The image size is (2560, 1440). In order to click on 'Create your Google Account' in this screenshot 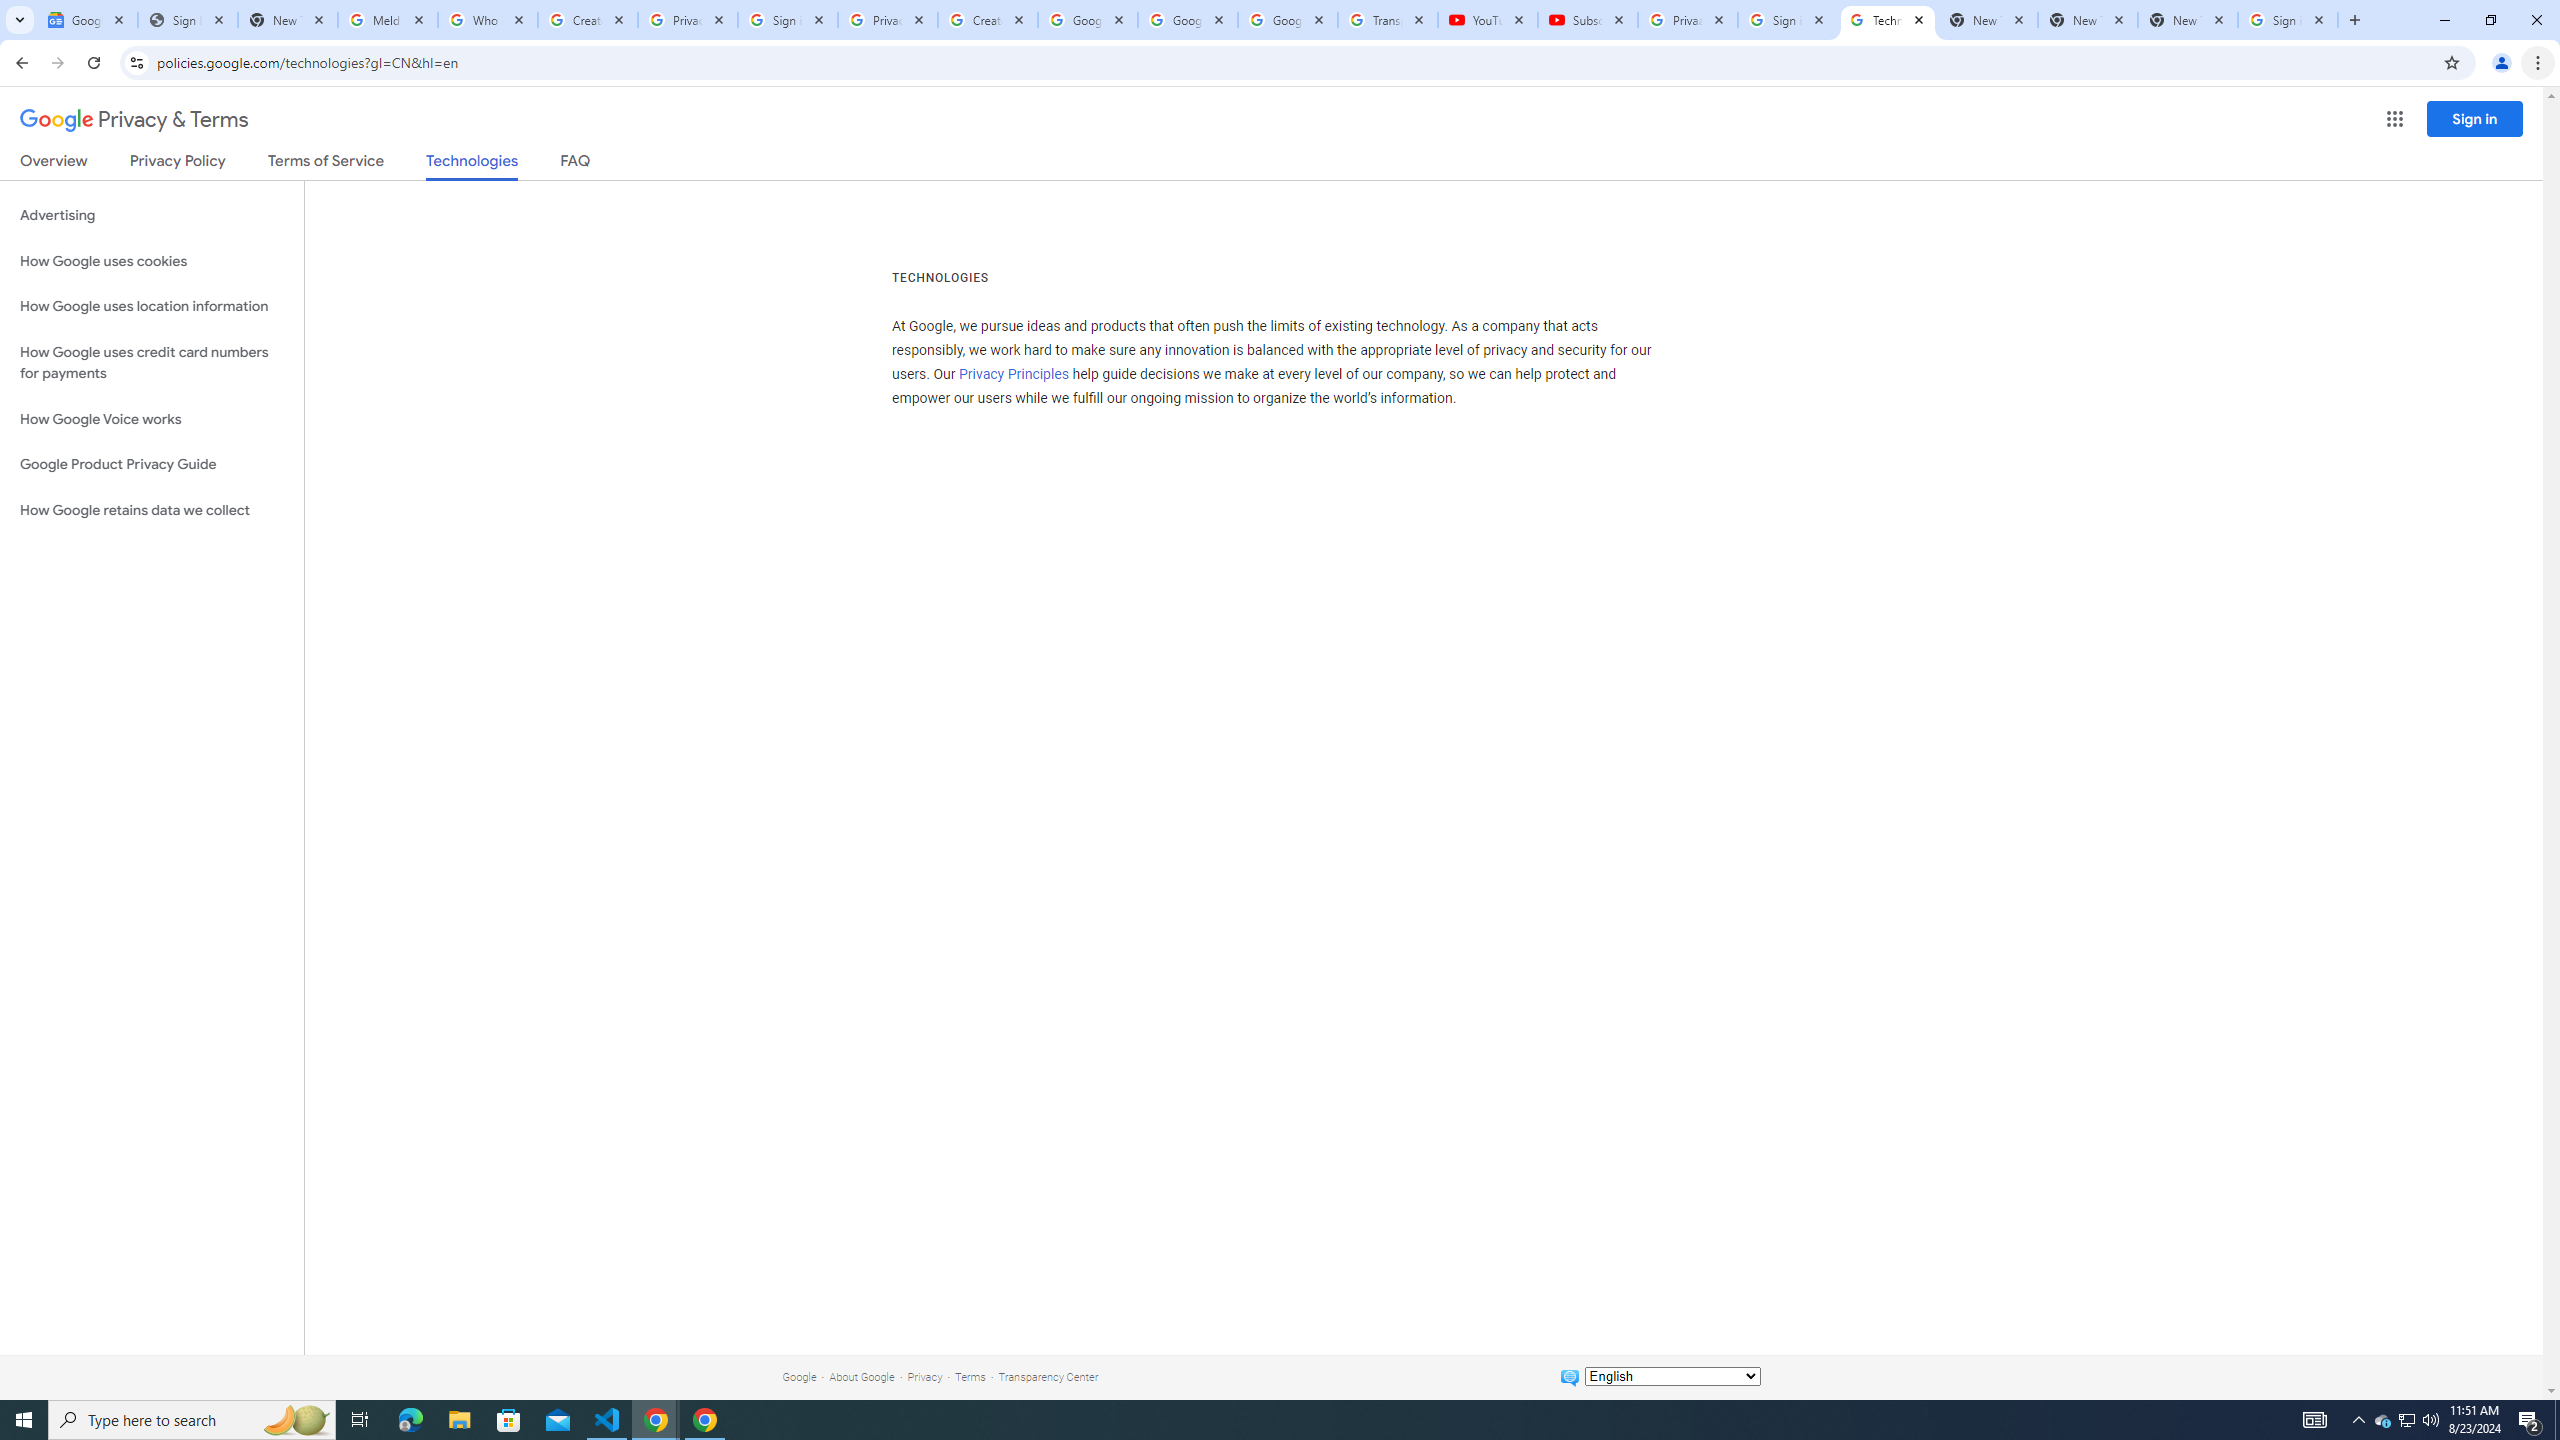, I will do `click(987, 19)`.